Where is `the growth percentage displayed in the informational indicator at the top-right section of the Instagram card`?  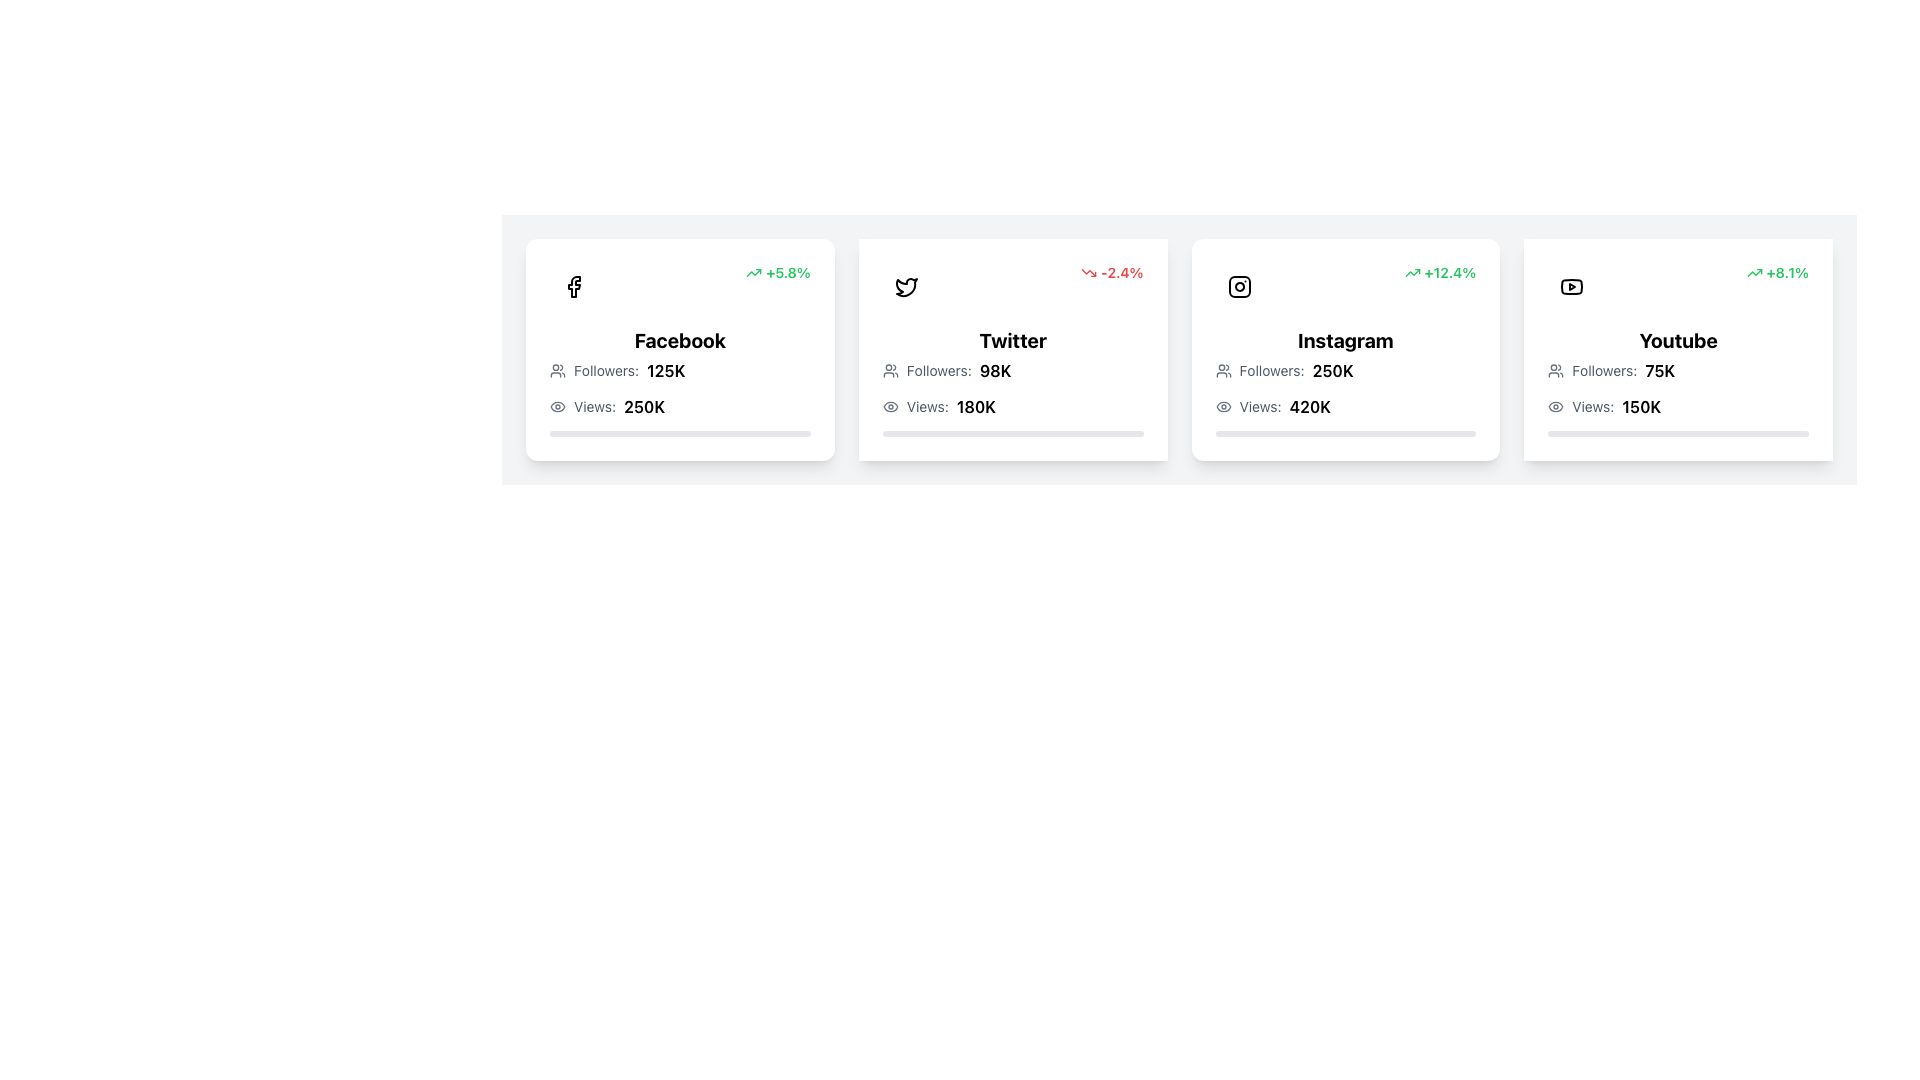 the growth percentage displayed in the informational indicator at the top-right section of the Instagram card is located at coordinates (1345, 286).